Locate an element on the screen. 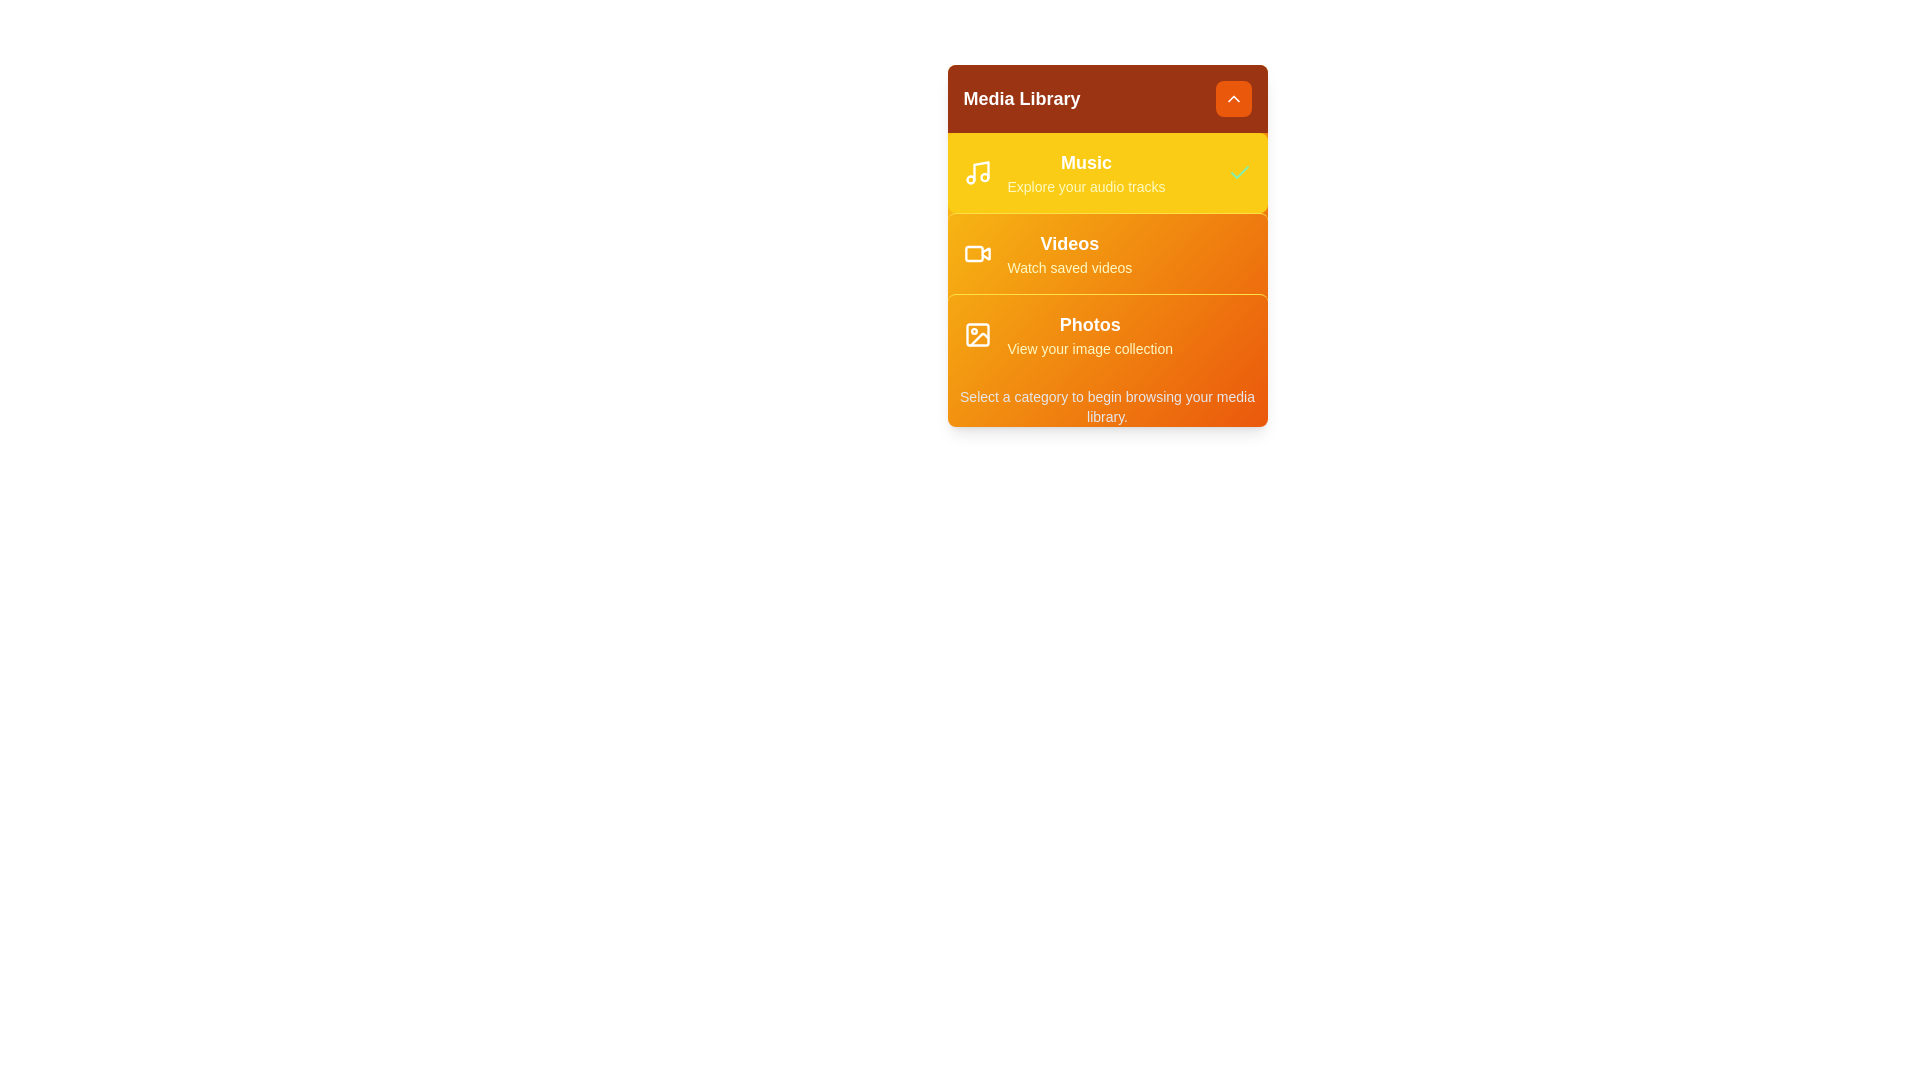  the toggle button to toggle the menu open or closed is located at coordinates (1232, 99).